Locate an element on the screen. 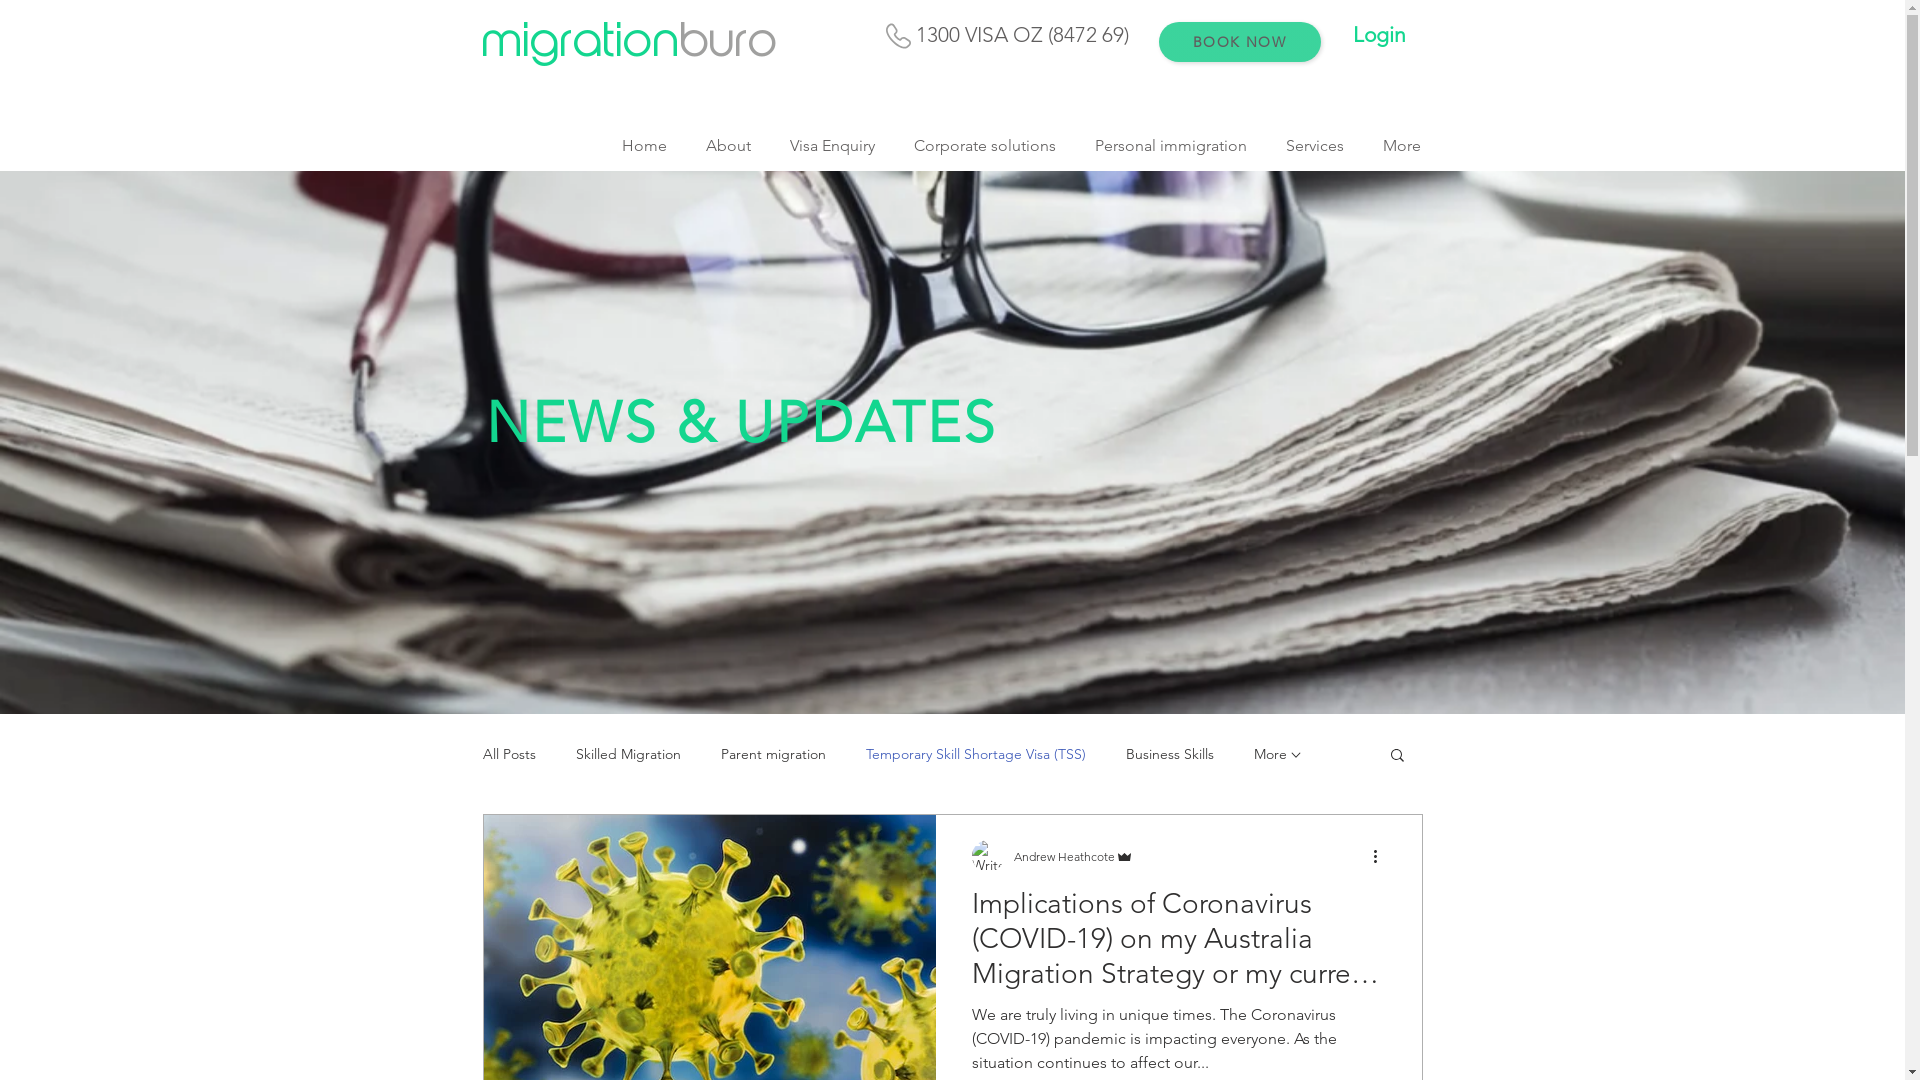  'migration' is located at coordinates (579, 43).